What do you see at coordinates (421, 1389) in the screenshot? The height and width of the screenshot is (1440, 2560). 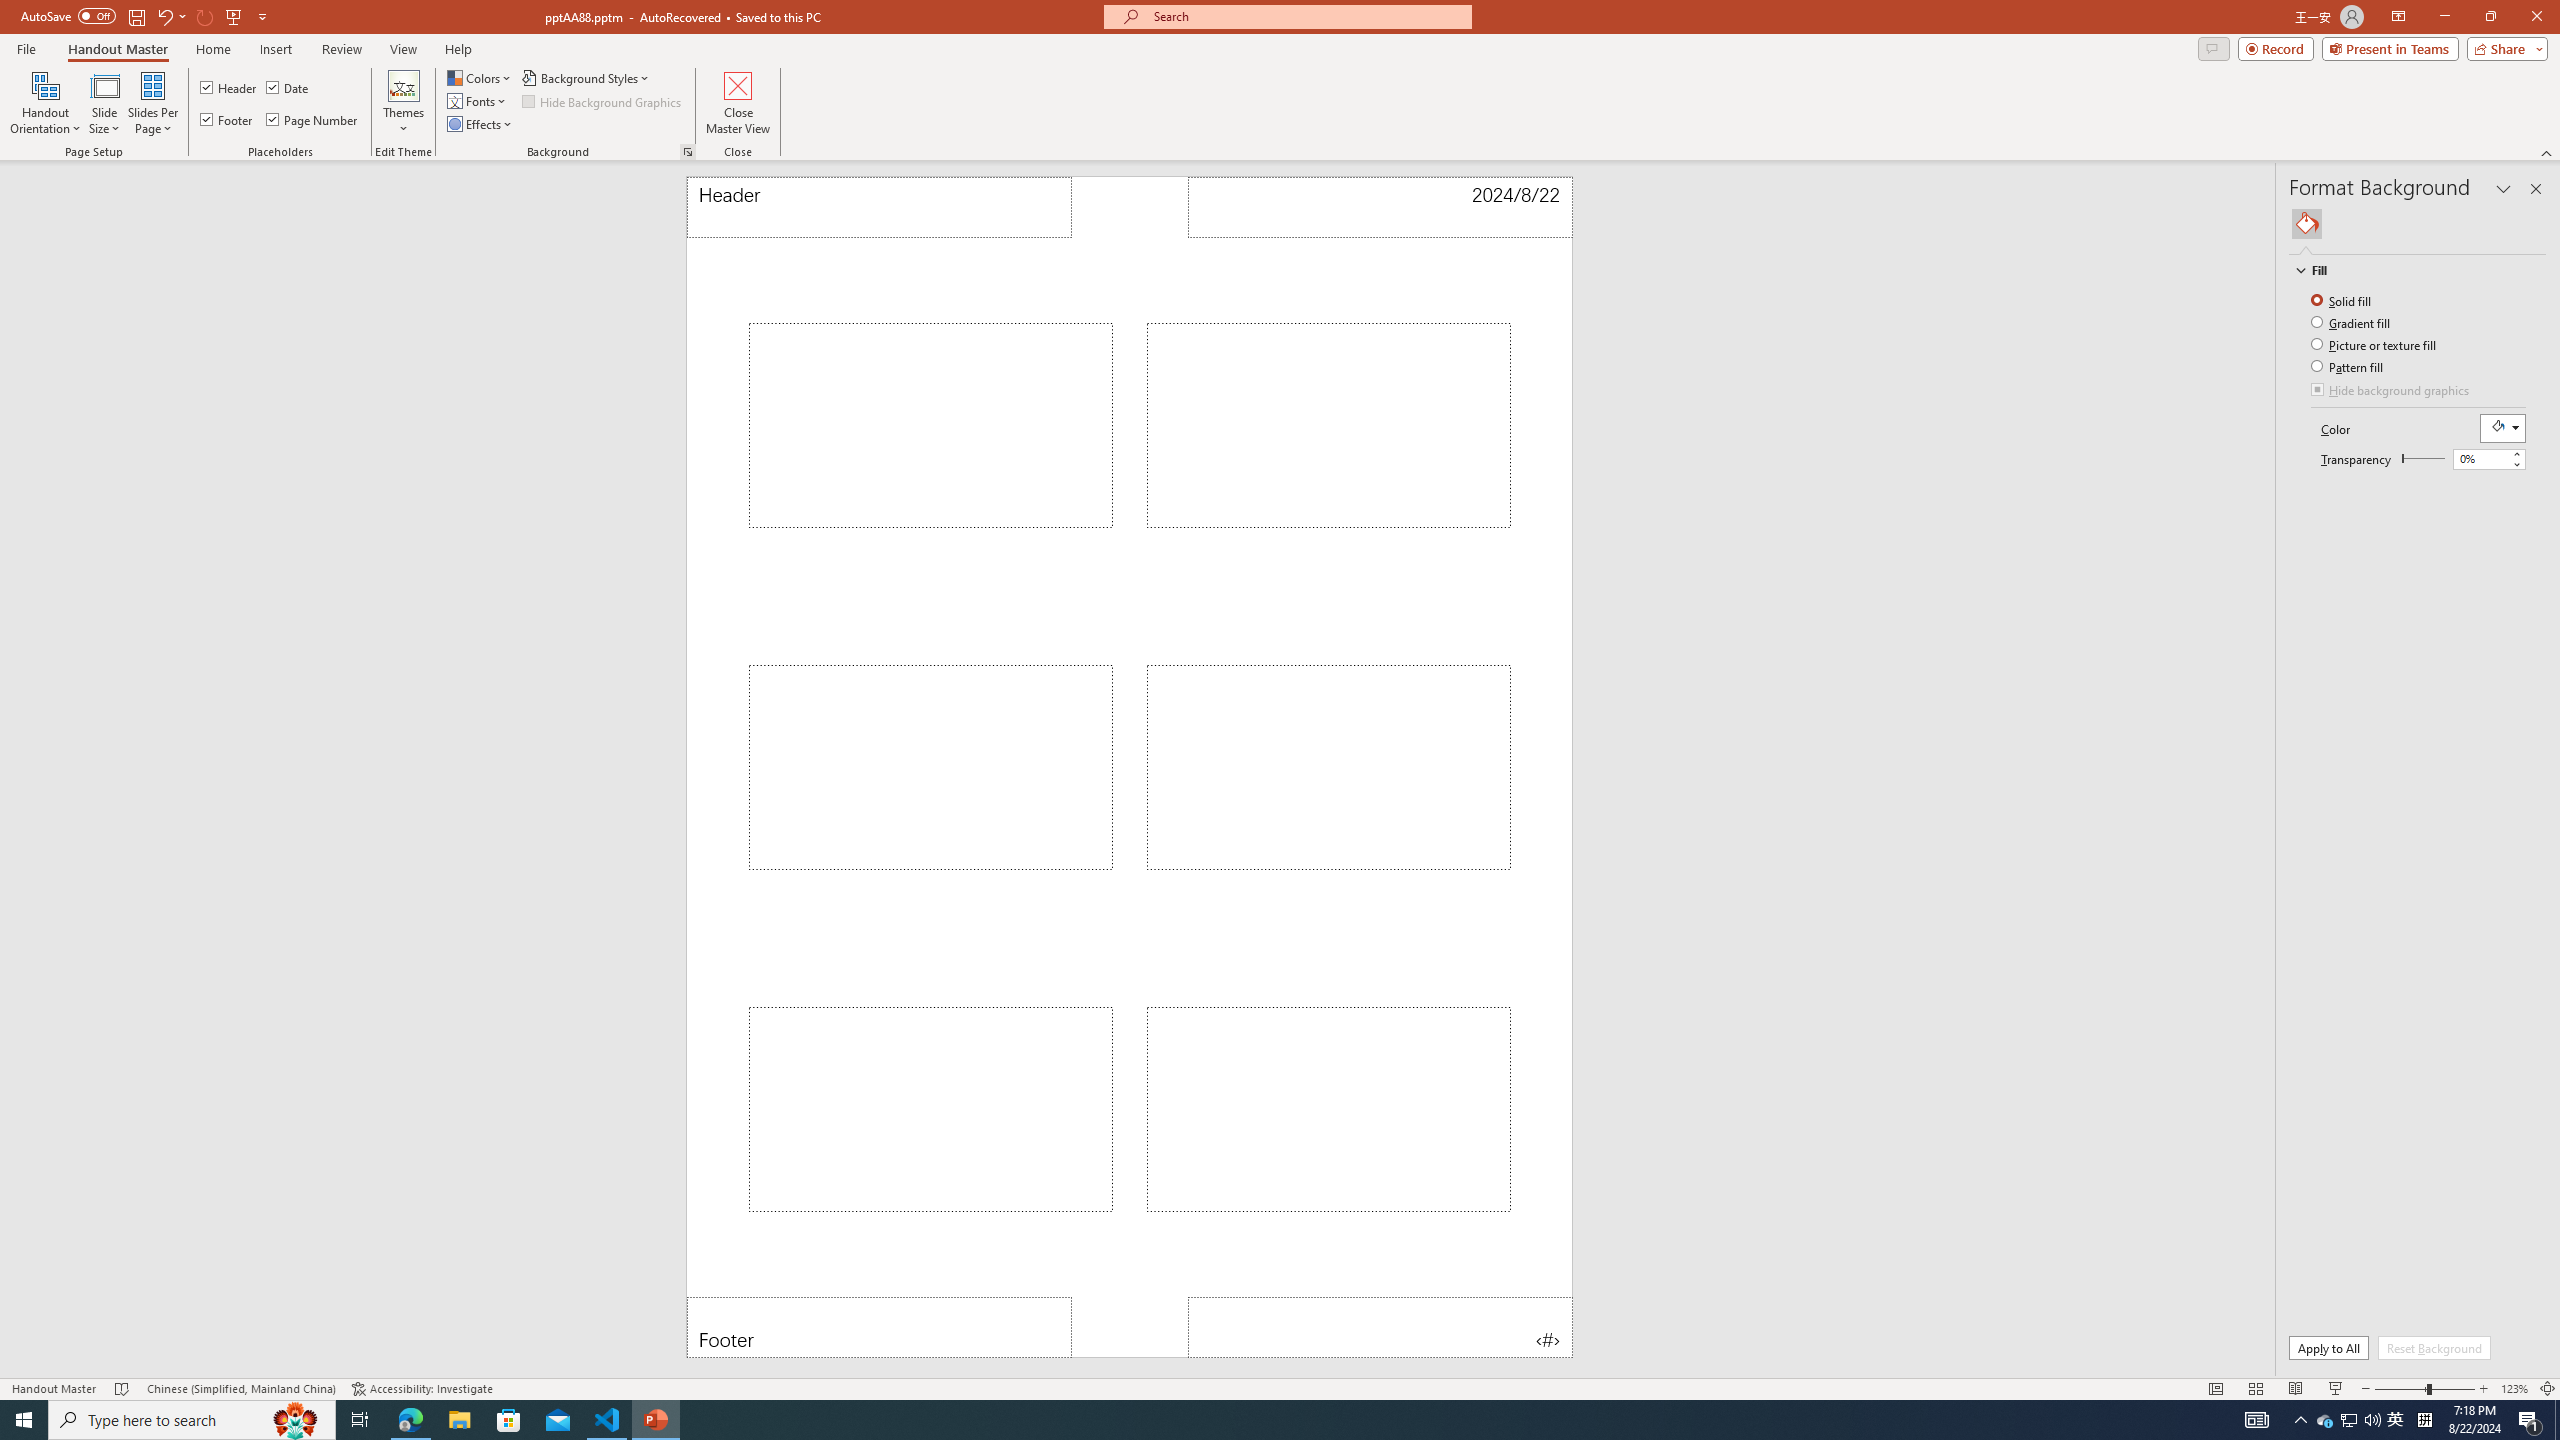 I see `'Accessibility Checker Accessibility: Investigate'` at bounding box center [421, 1389].